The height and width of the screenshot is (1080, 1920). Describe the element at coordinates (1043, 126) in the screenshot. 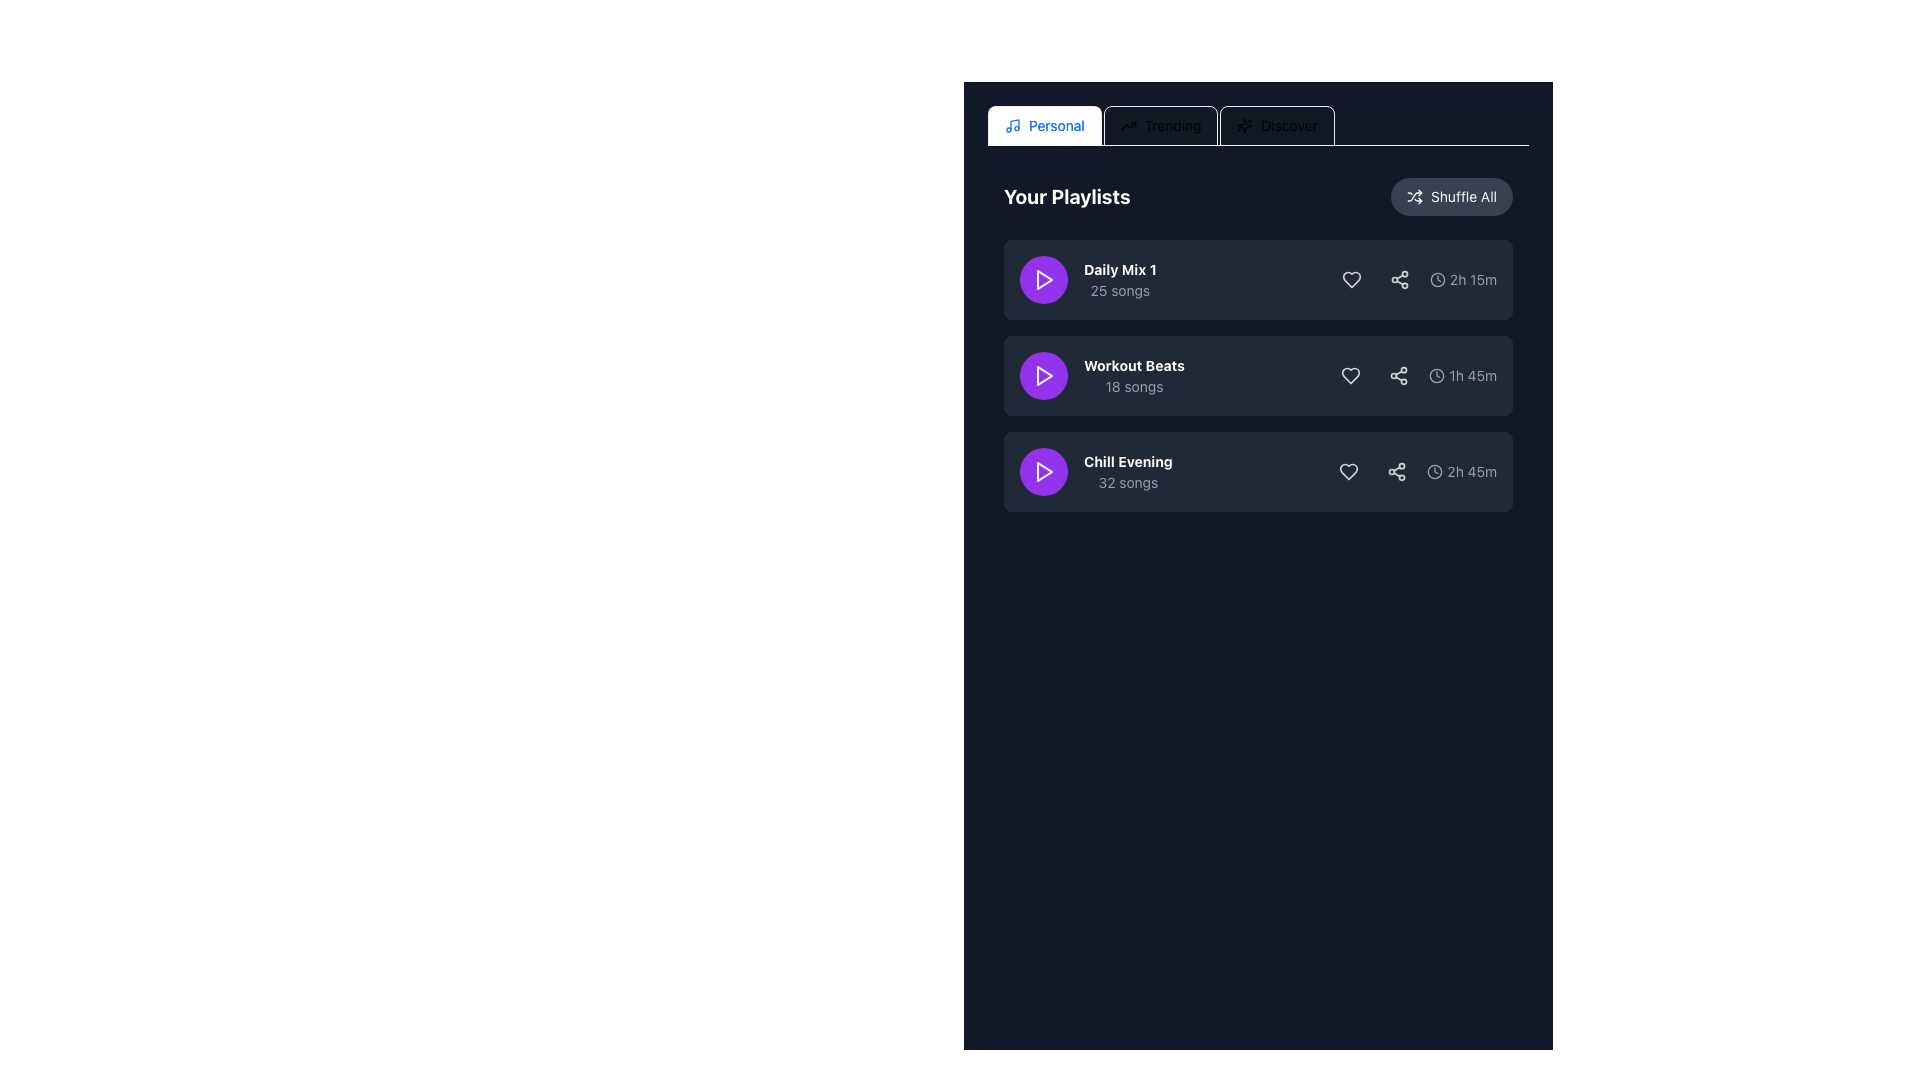

I see `the 'Personal' tab button, which is the first tab in the navigation bar with a musical note icon and blue font on a white background` at that location.